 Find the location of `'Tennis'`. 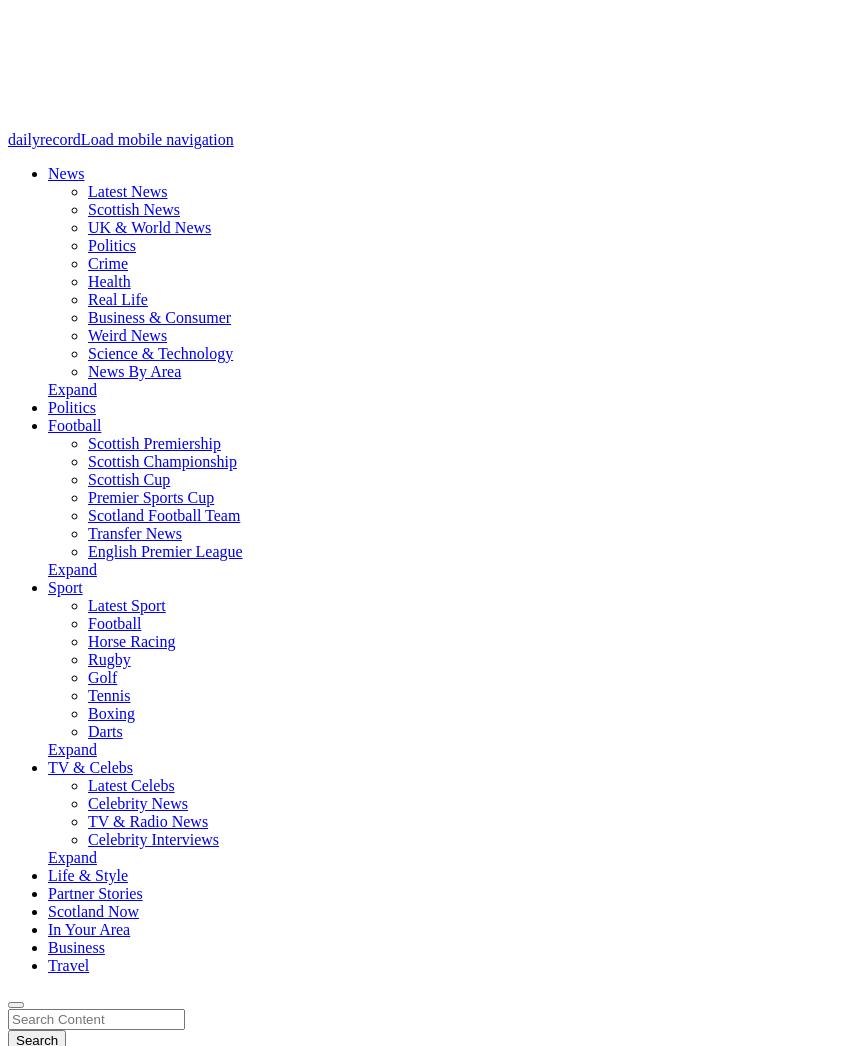

'Tennis' is located at coordinates (108, 695).